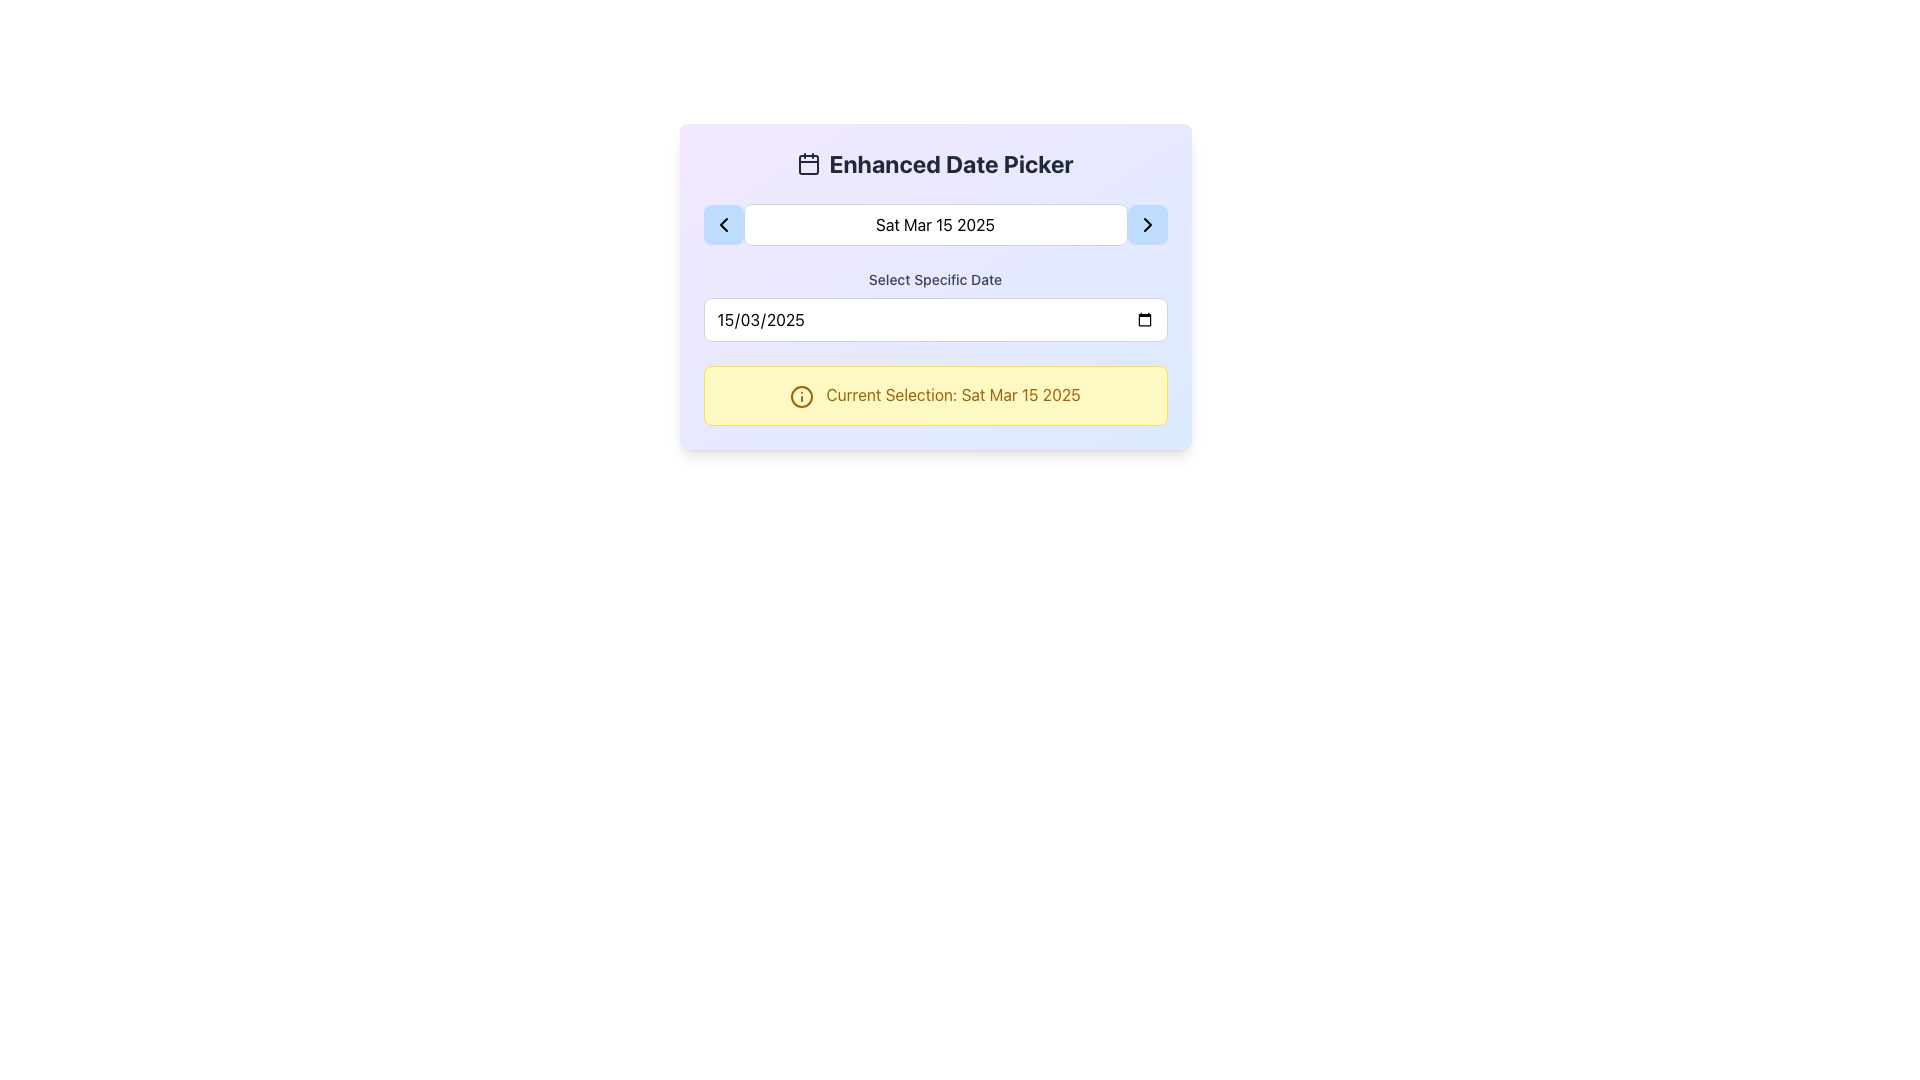 The image size is (1920, 1080). What do you see at coordinates (1147, 224) in the screenshot?
I see `the rightward arrow icon located inside a rounded button to the right of the date display field in the 'Enhanced Date Picker' control group` at bounding box center [1147, 224].